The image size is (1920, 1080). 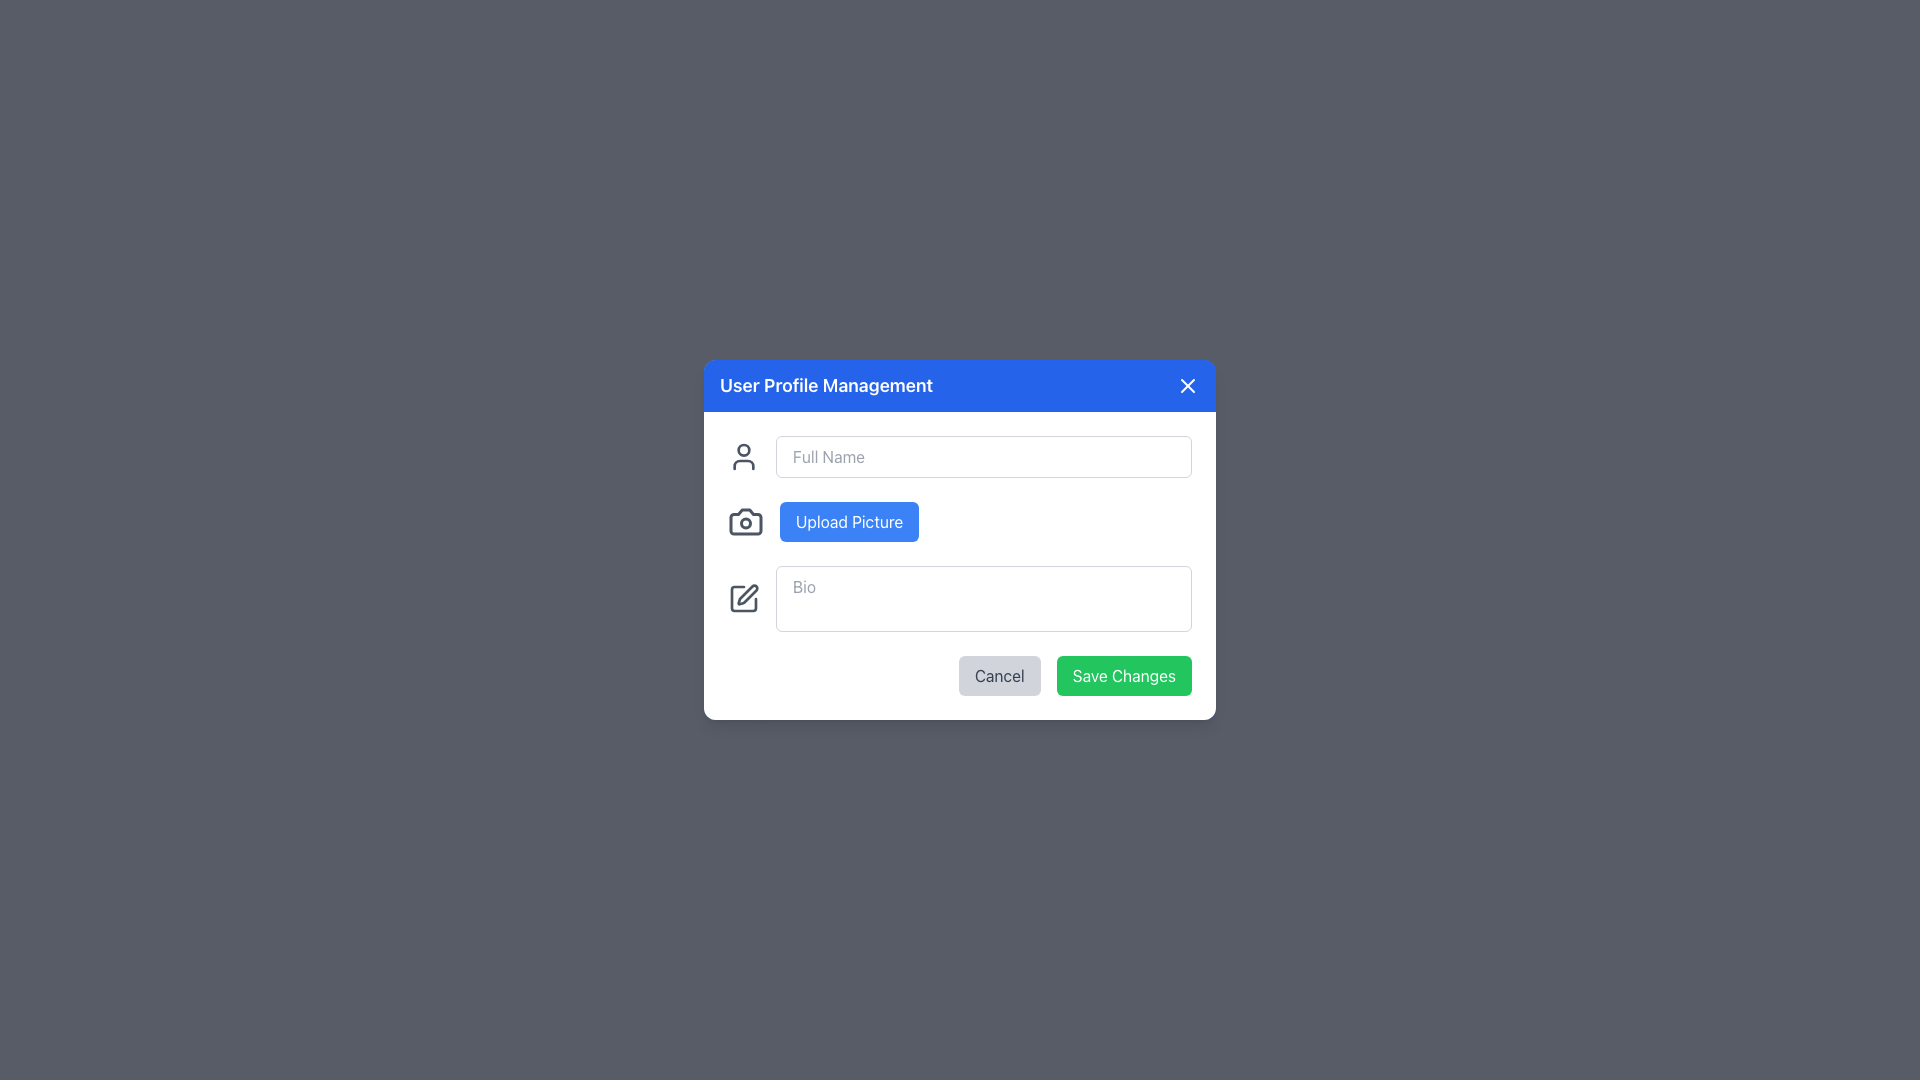 What do you see at coordinates (744, 522) in the screenshot?
I see `the decorative circle that is part of the camera icon located to the left of the 'Upload Picture' button in the dialog box` at bounding box center [744, 522].